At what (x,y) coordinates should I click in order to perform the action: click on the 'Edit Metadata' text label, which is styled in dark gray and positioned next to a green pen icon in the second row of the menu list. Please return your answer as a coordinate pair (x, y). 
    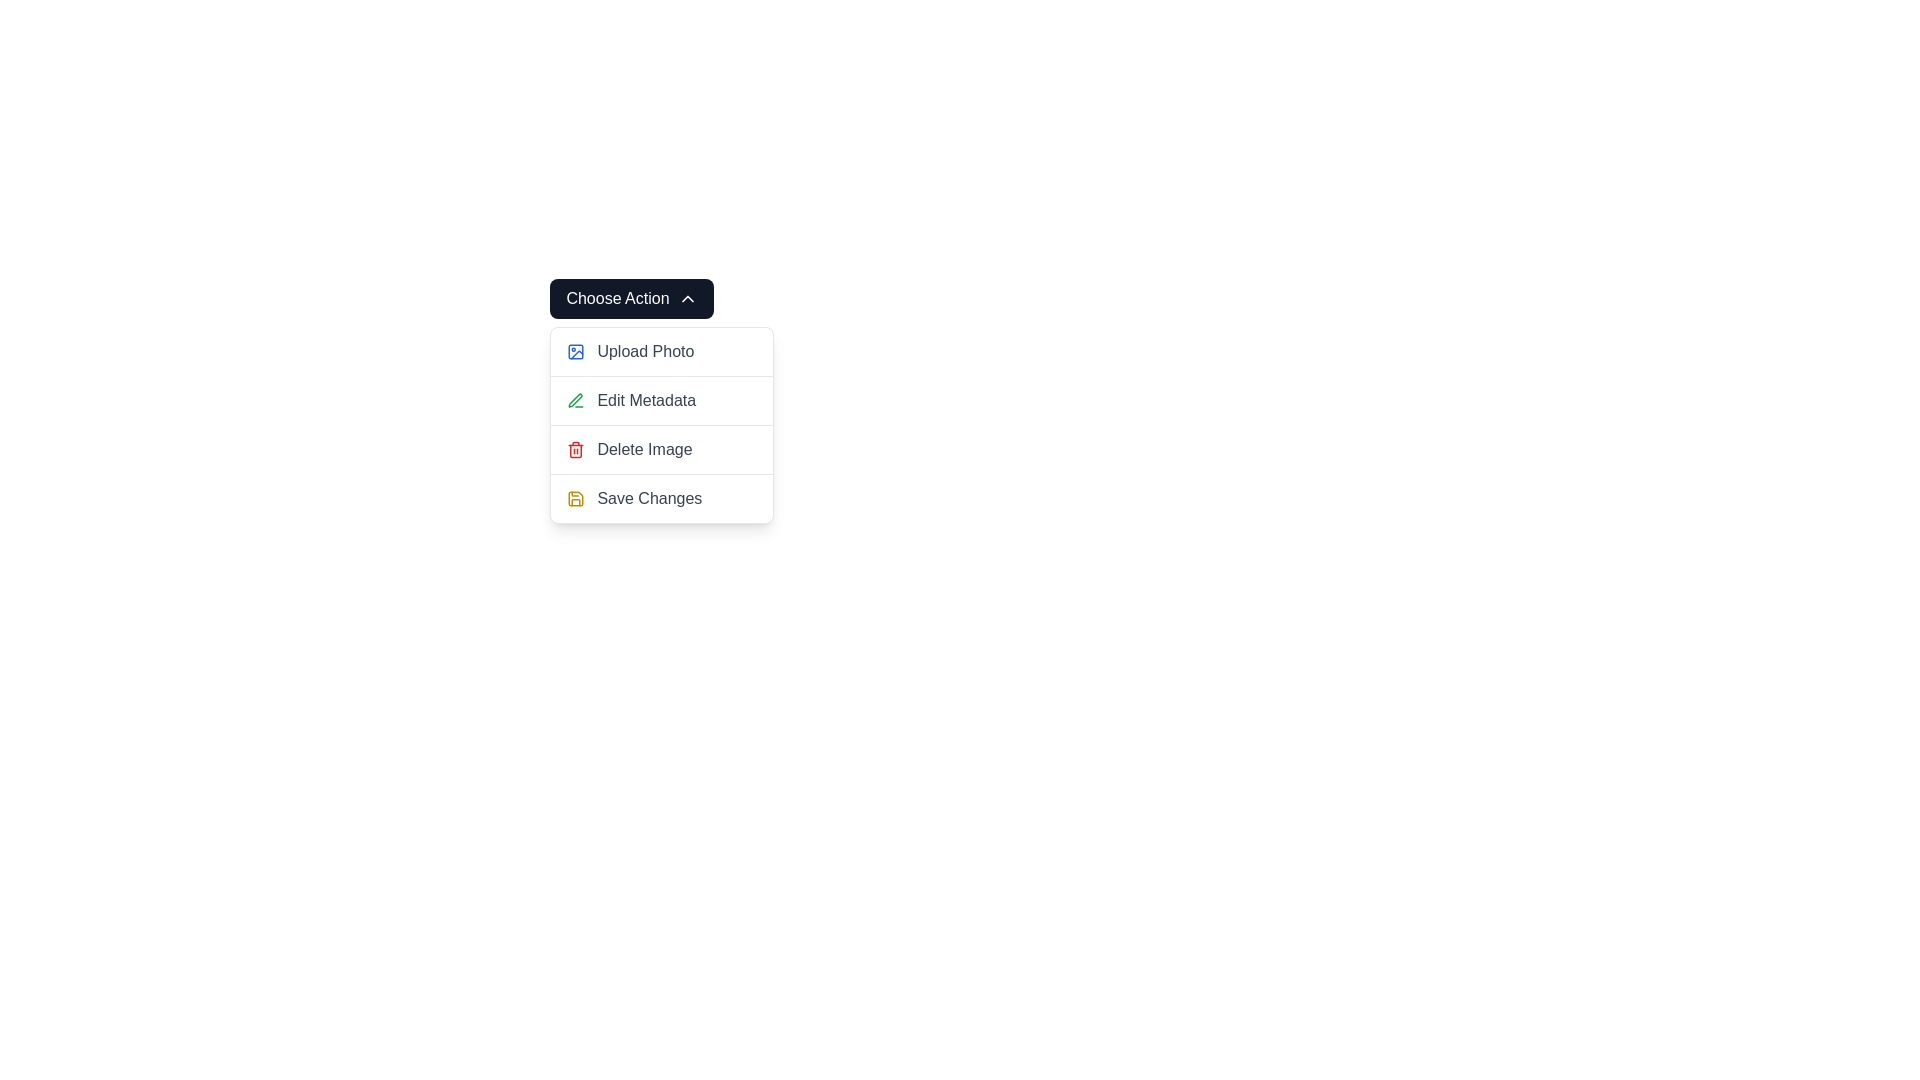
    Looking at the image, I should click on (646, 401).